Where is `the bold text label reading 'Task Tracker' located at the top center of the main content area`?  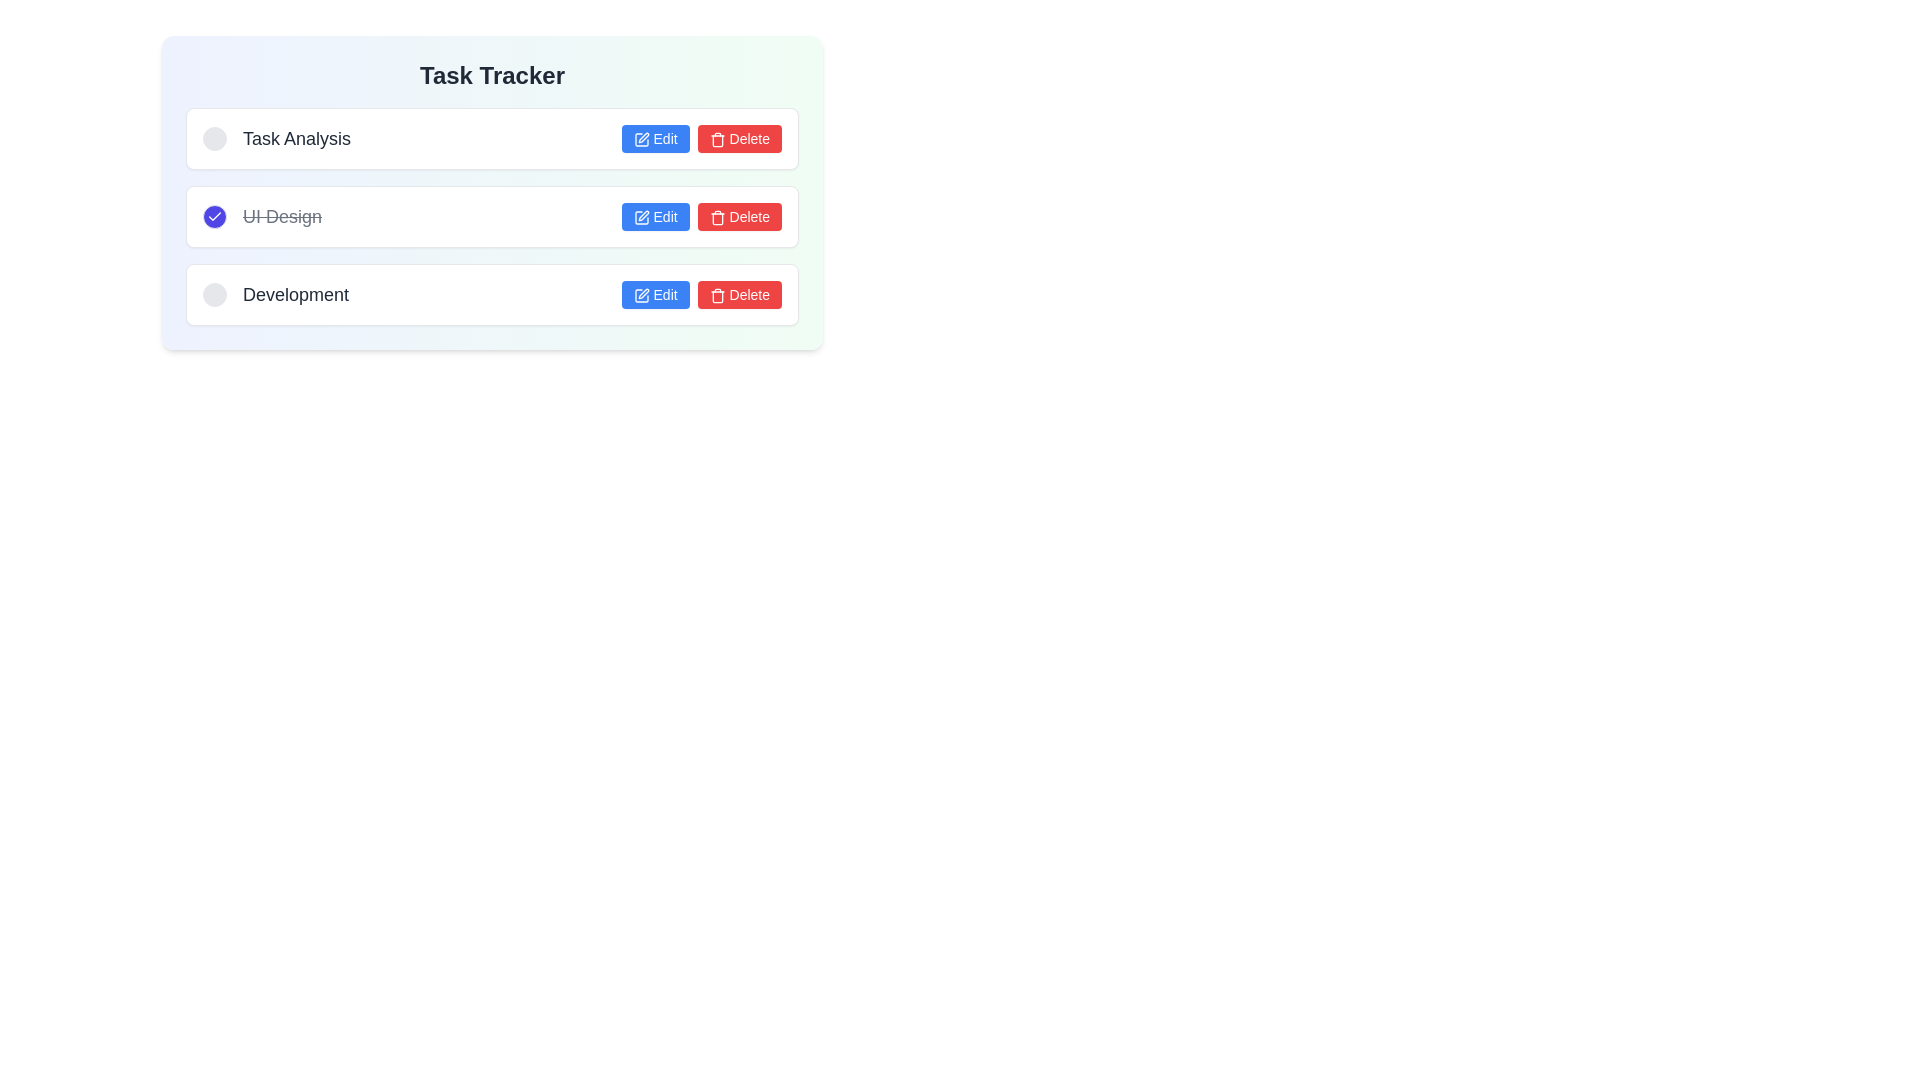 the bold text label reading 'Task Tracker' located at the top center of the main content area is located at coordinates (492, 75).